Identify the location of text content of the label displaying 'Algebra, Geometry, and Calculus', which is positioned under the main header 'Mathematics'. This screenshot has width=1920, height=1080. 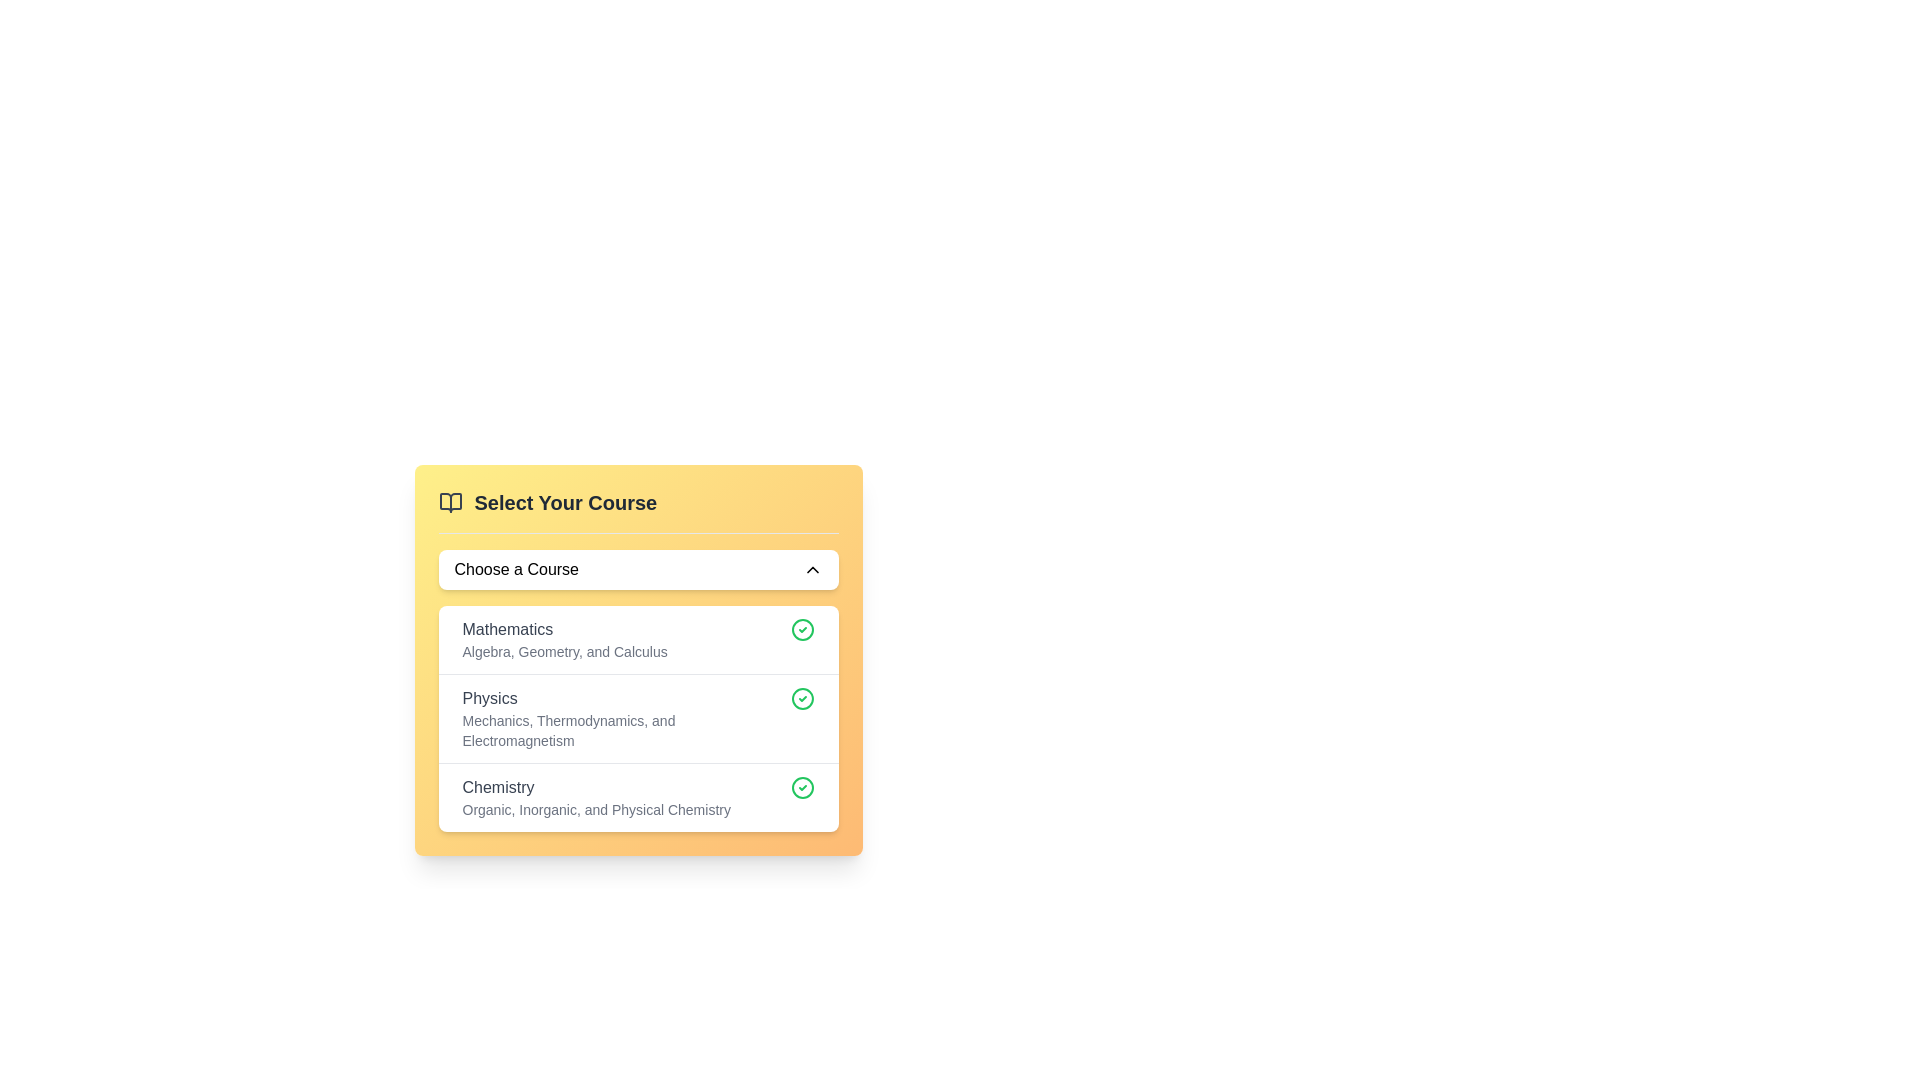
(564, 651).